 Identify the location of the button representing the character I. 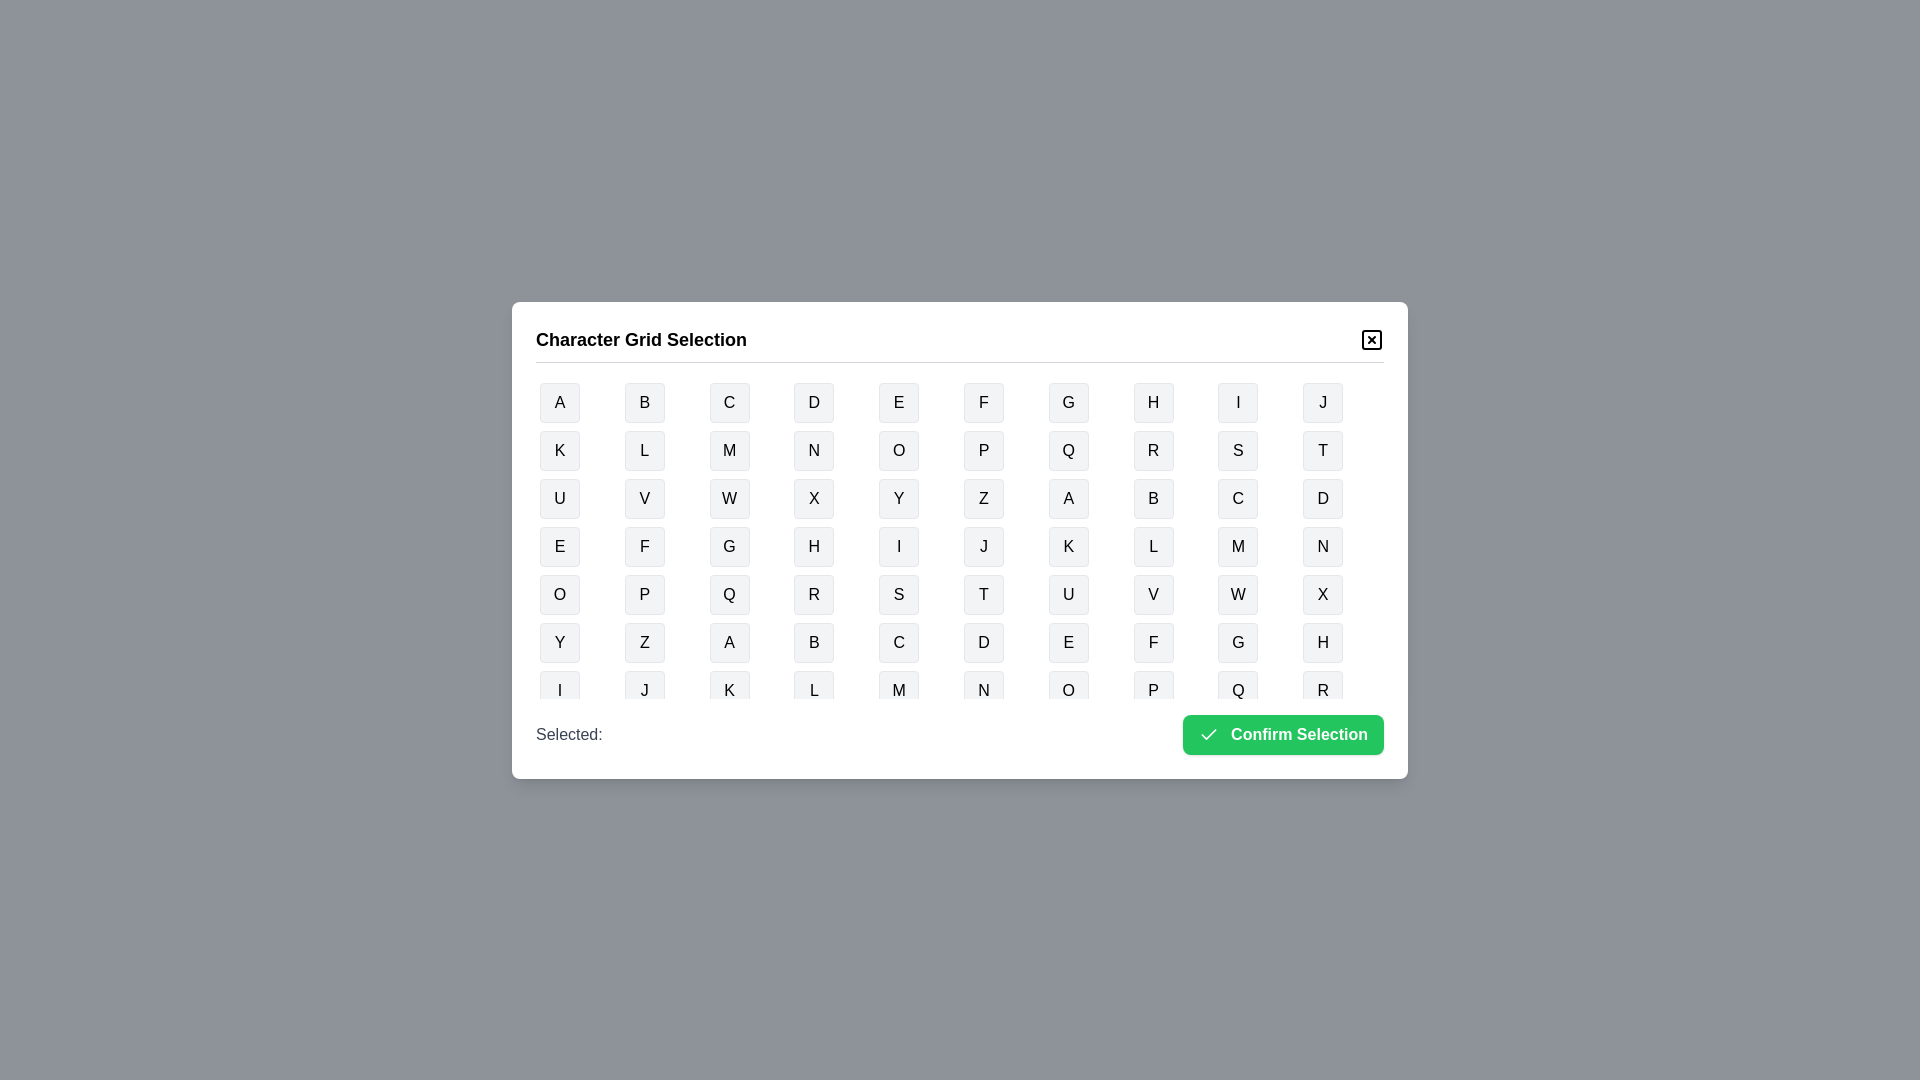
(1237, 402).